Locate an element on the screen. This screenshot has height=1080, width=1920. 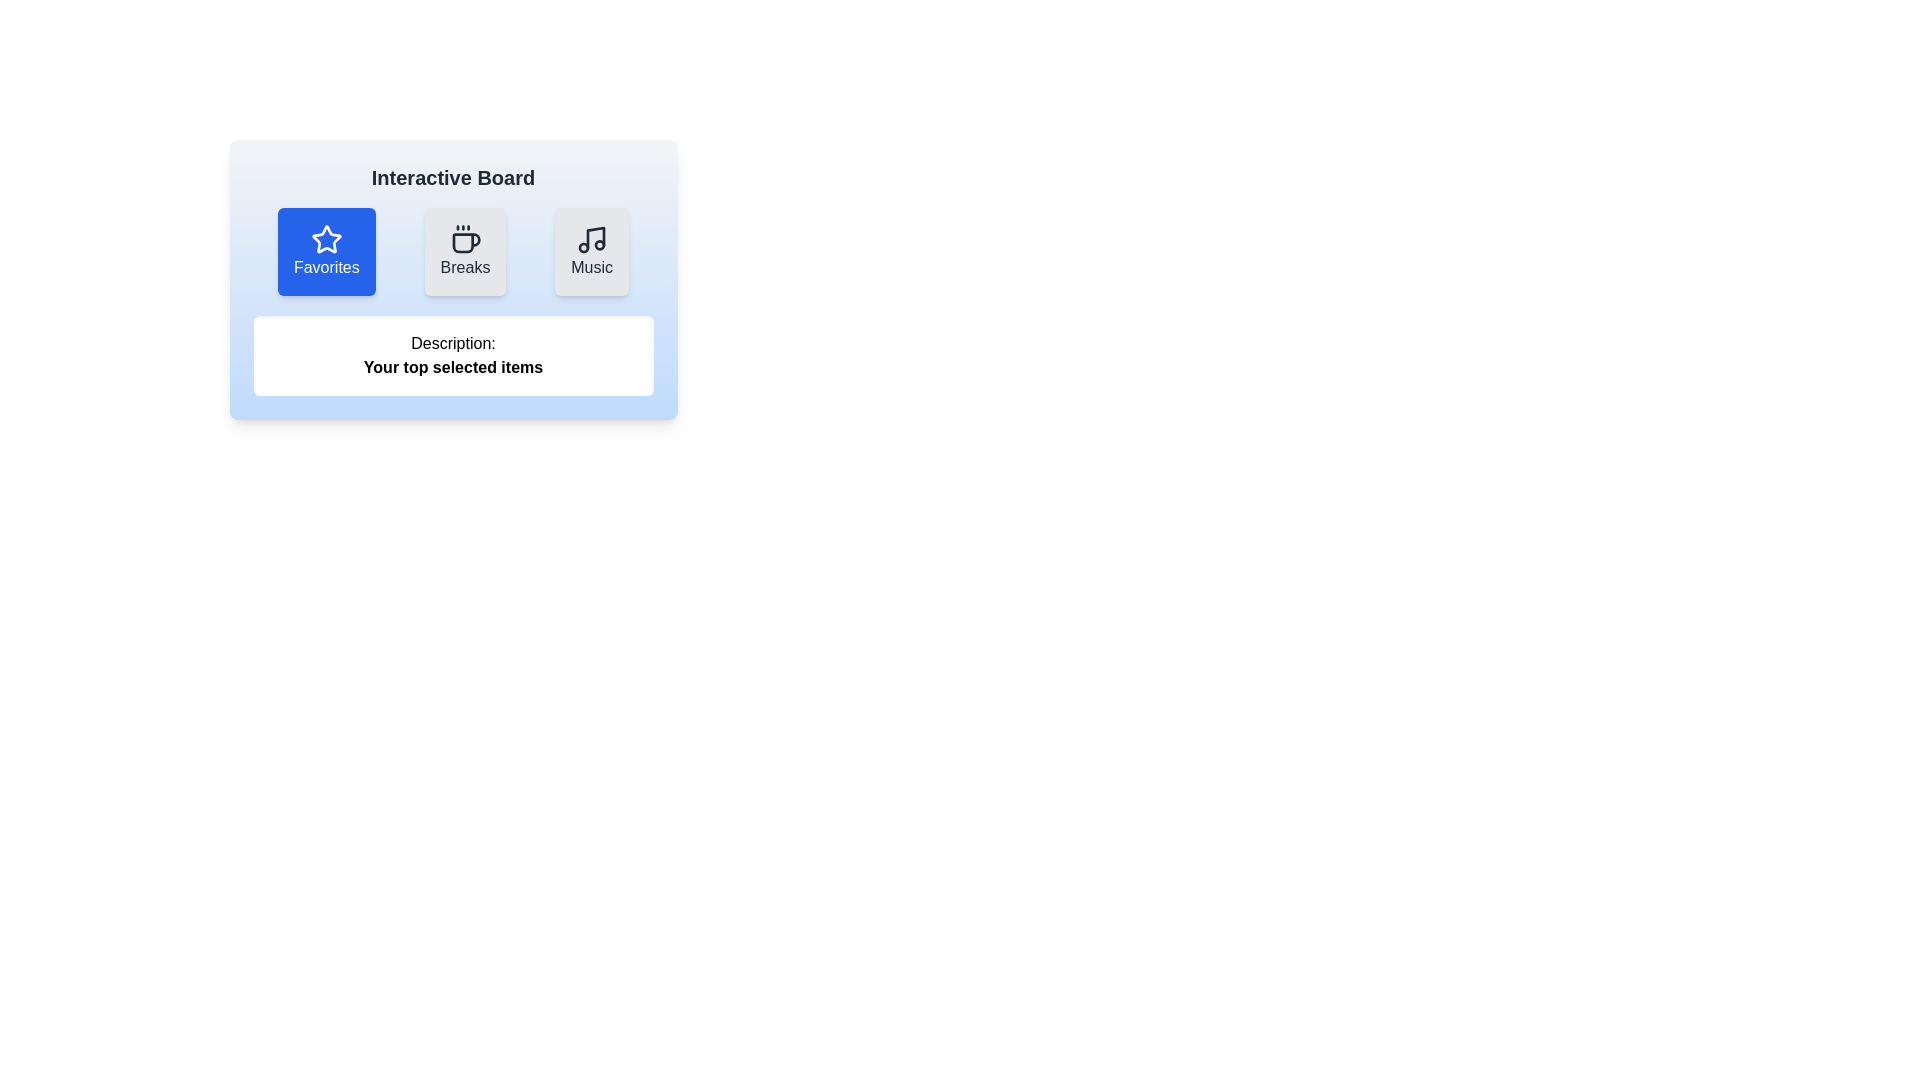
the Favorites button to select it is located at coordinates (326, 250).